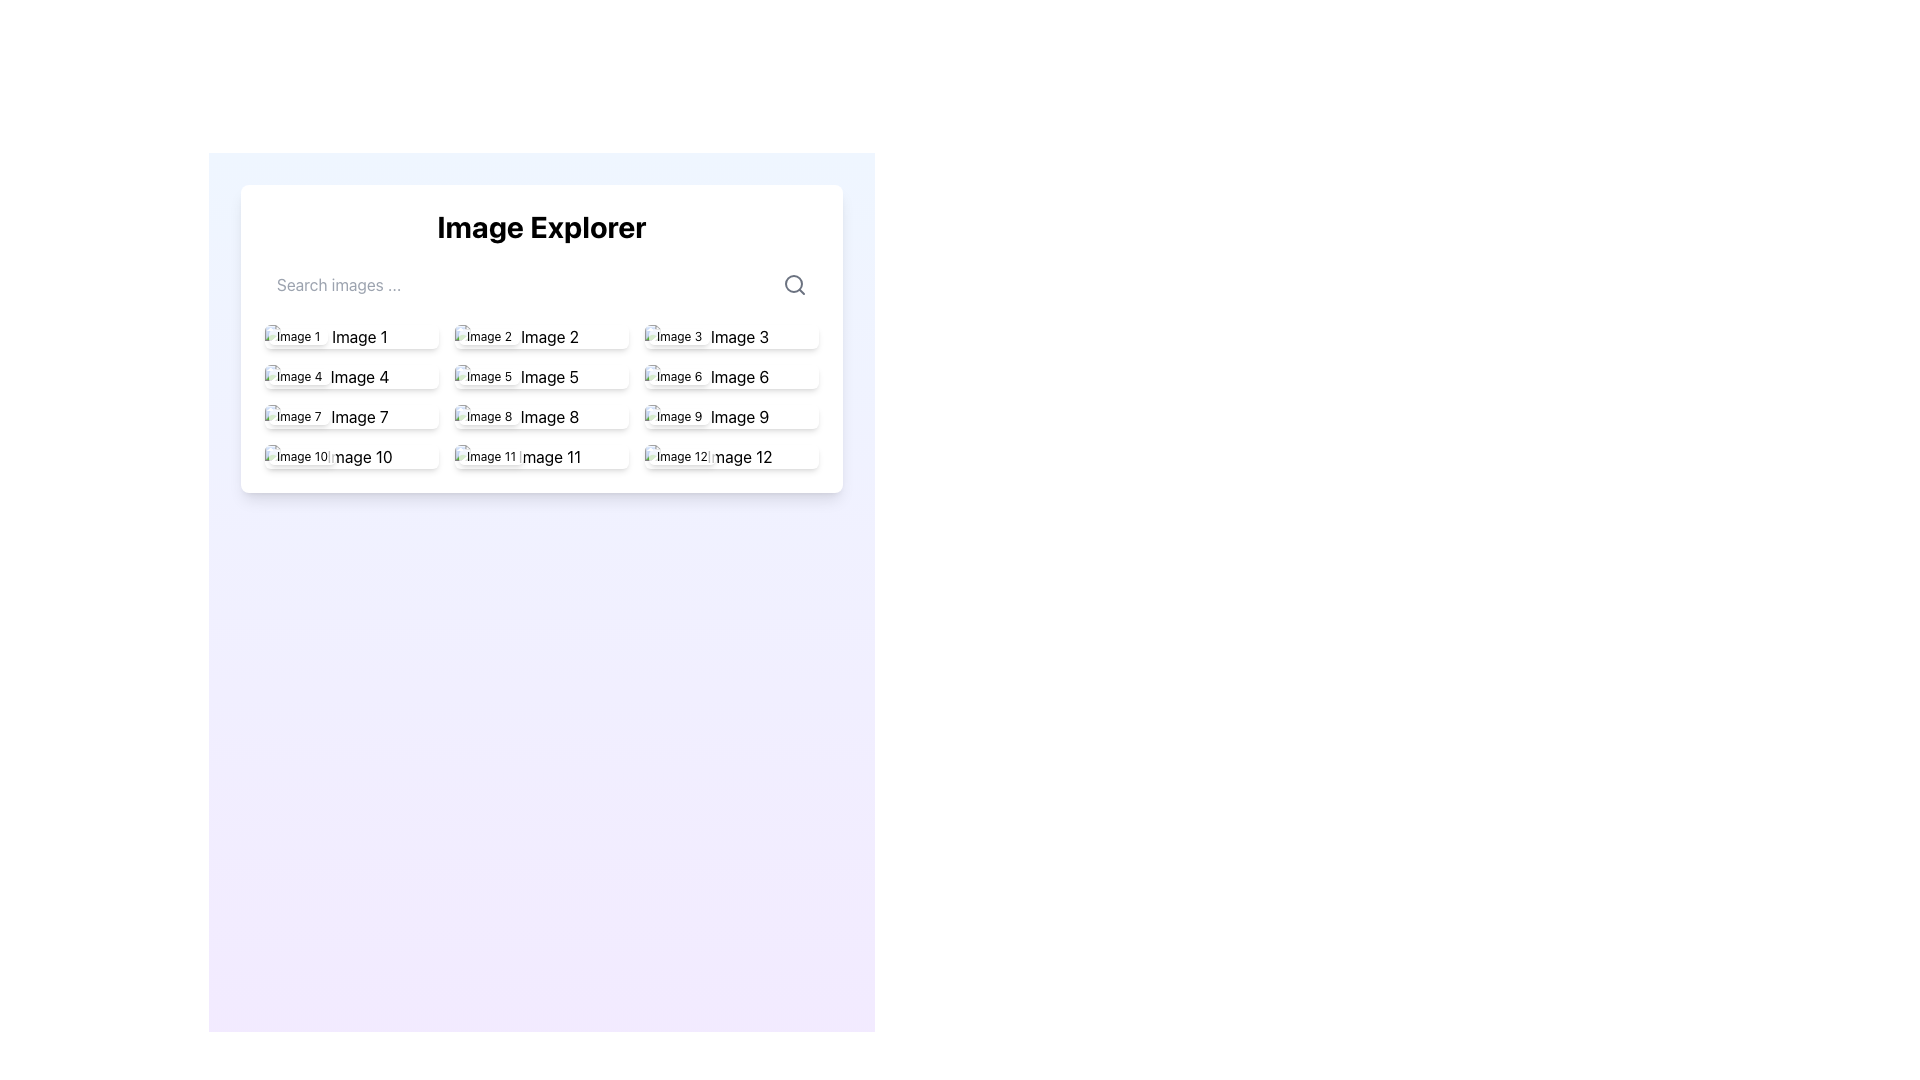 The height and width of the screenshot is (1080, 1920). What do you see at coordinates (679, 377) in the screenshot?
I see `the Text Label located at the bottom left corner of Image 6, which is positioned in the second row and third column of the grid layout` at bounding box center [679, 377].